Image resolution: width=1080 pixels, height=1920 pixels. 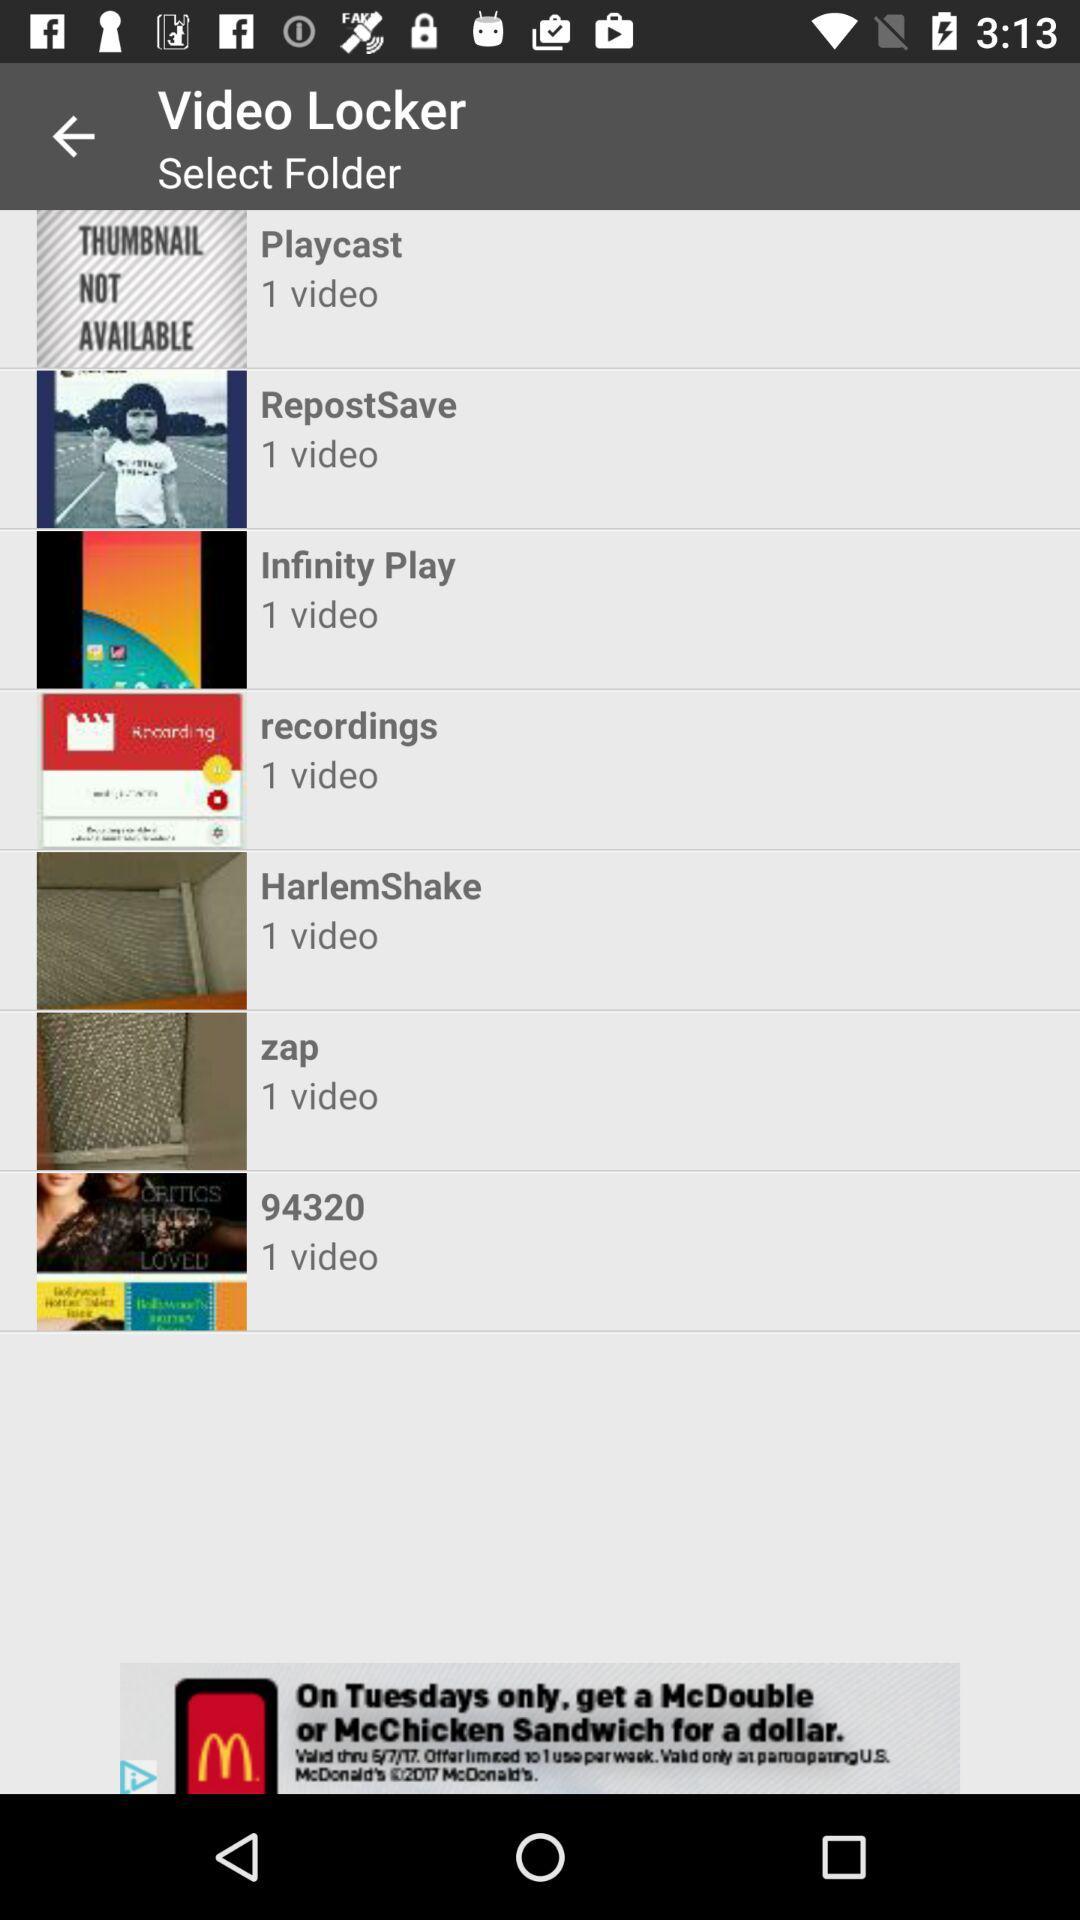 I want to click on the icon above 1 video item, so click(x=521, y=1204).